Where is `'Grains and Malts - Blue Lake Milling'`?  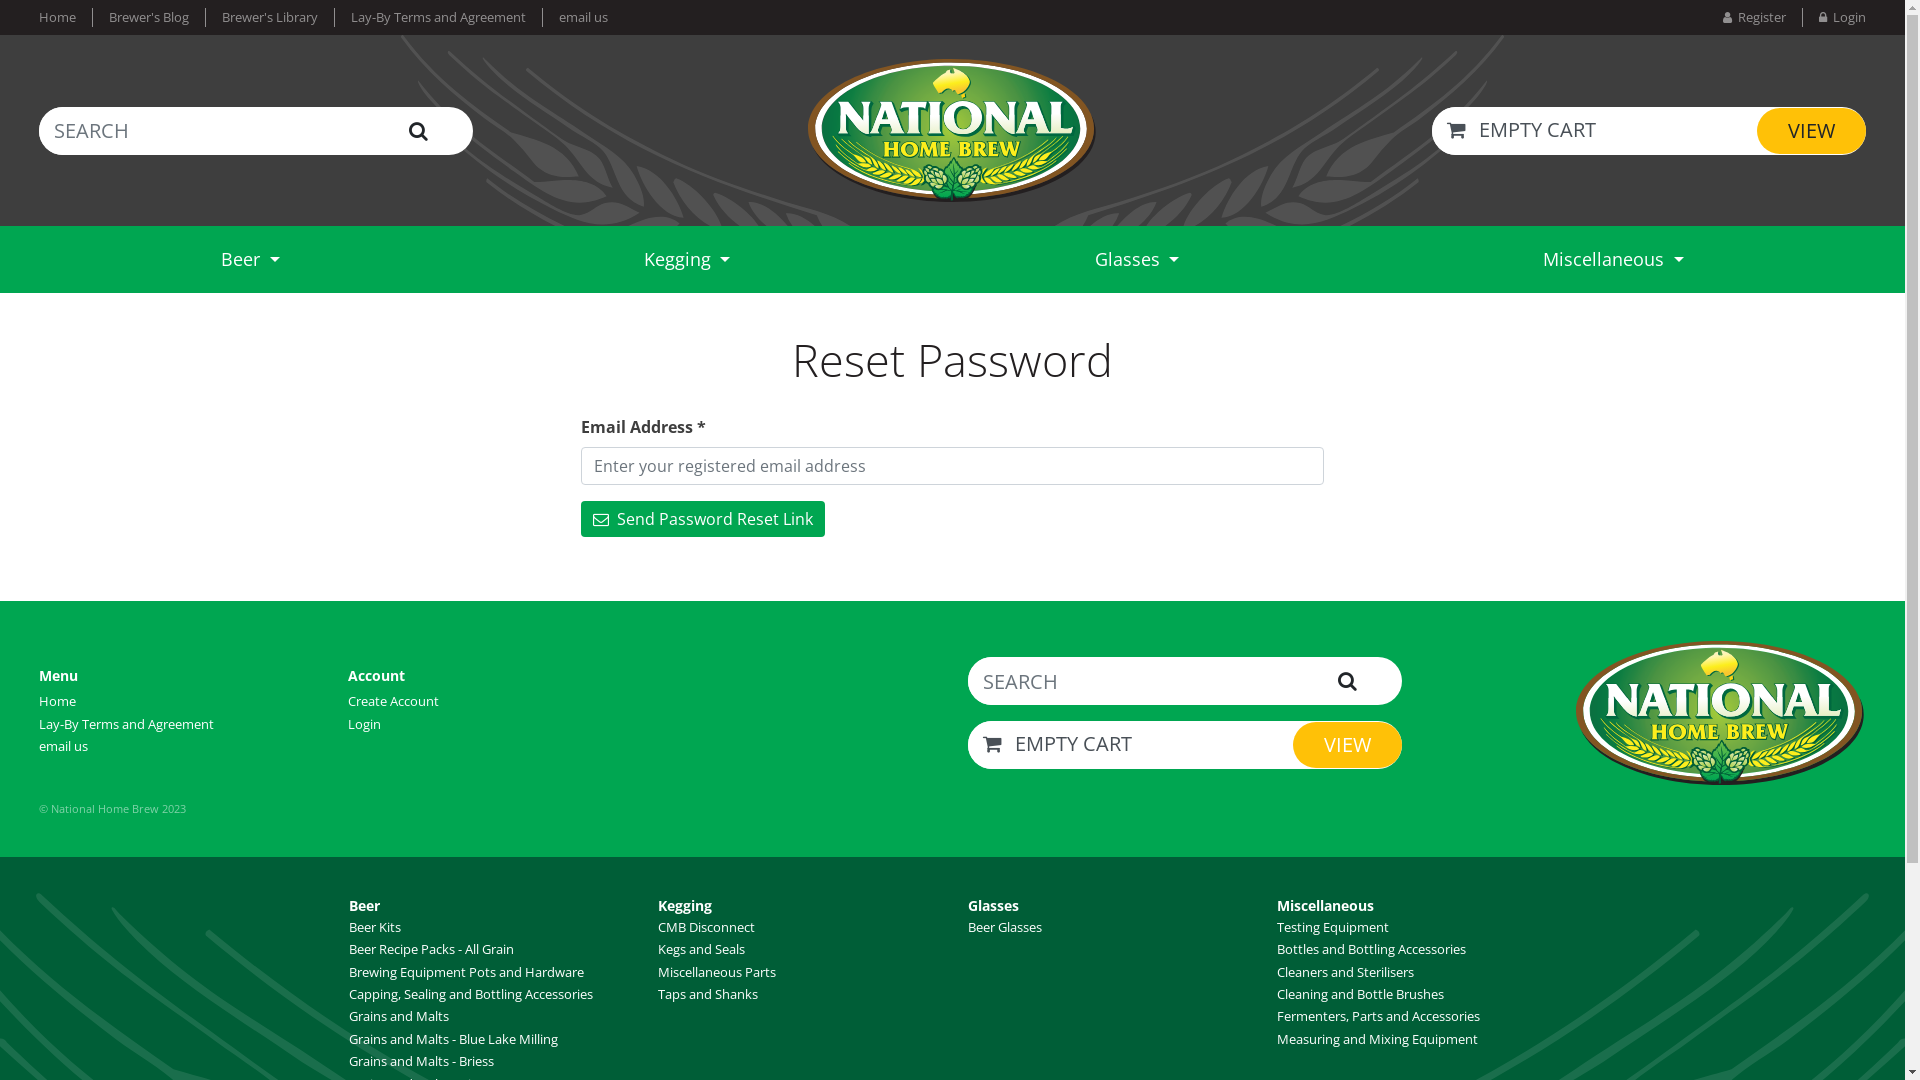
'Grains and Malts - Blue Lake Milling' is located at coordinates (349, 1037).